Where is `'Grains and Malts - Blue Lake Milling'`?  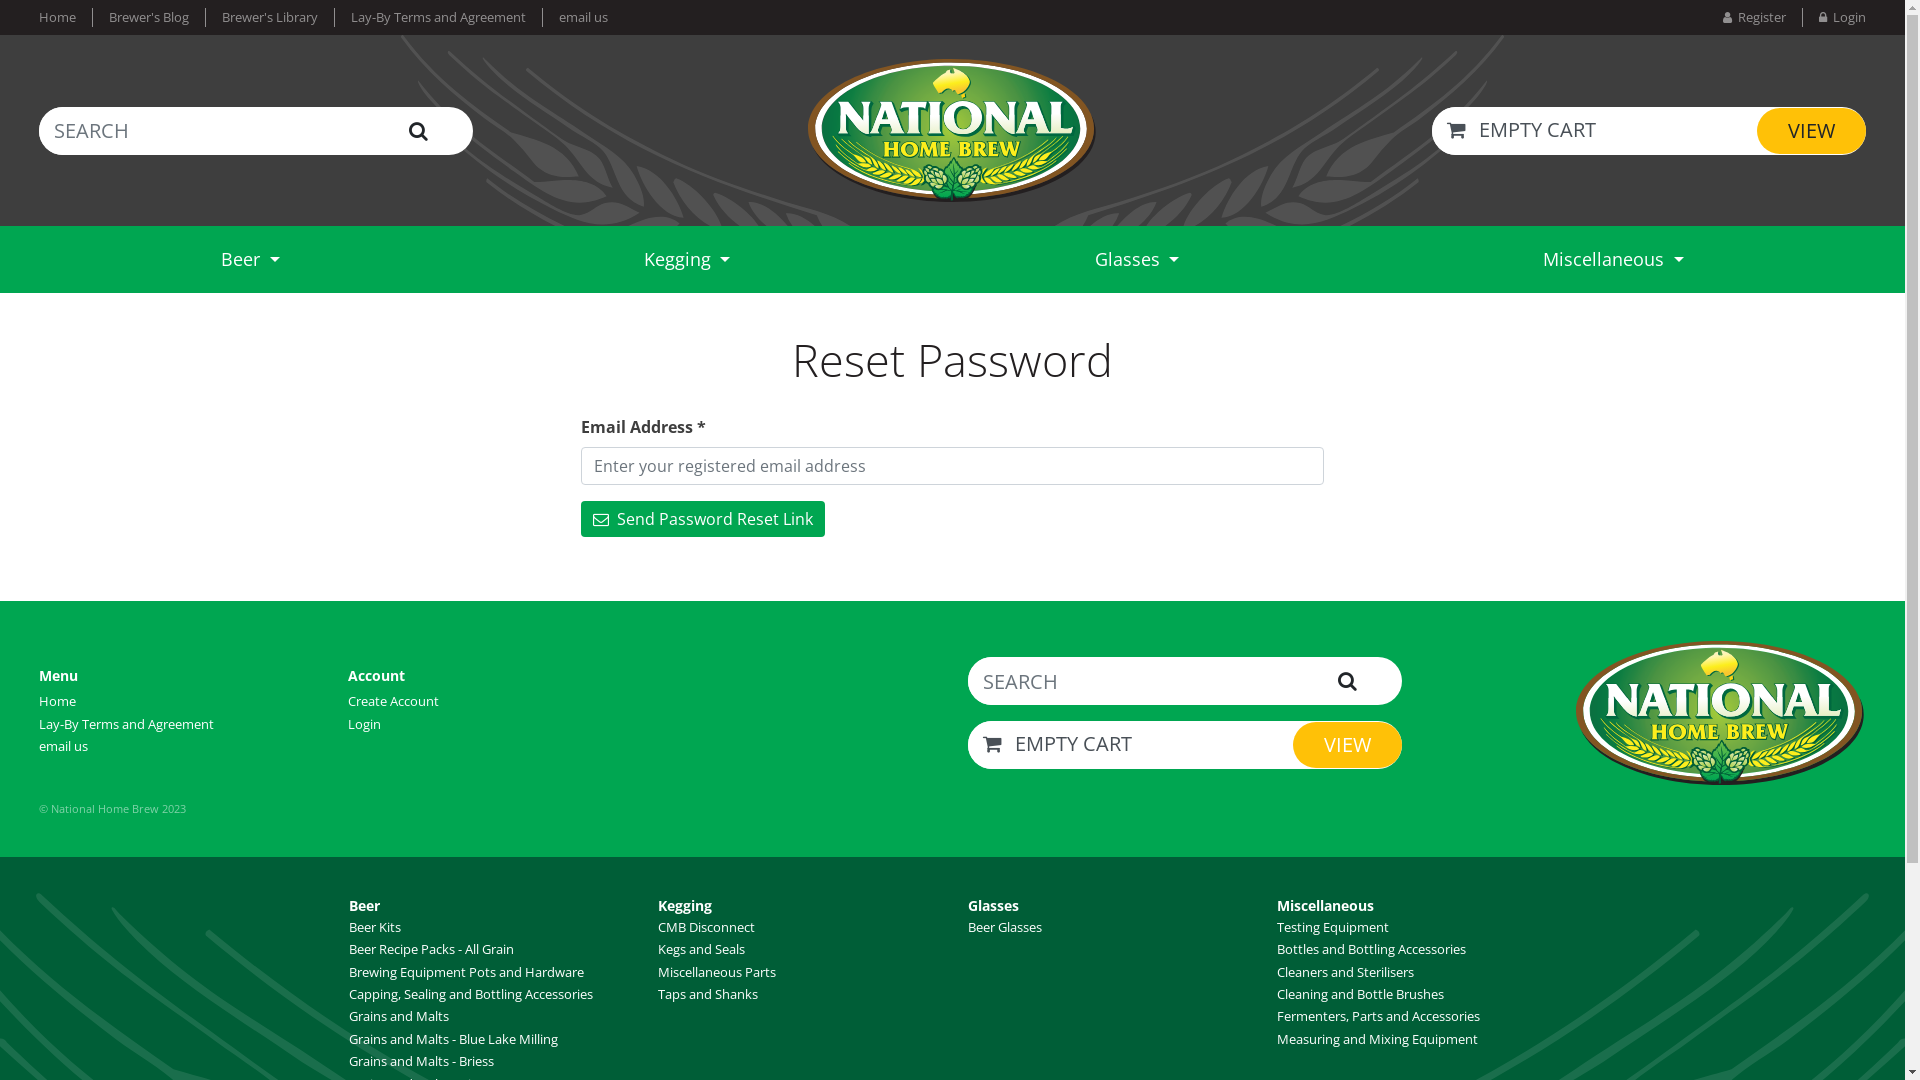
'Grains and Malts - Blue Lake Milling' is located at coordinates (349, 1037).